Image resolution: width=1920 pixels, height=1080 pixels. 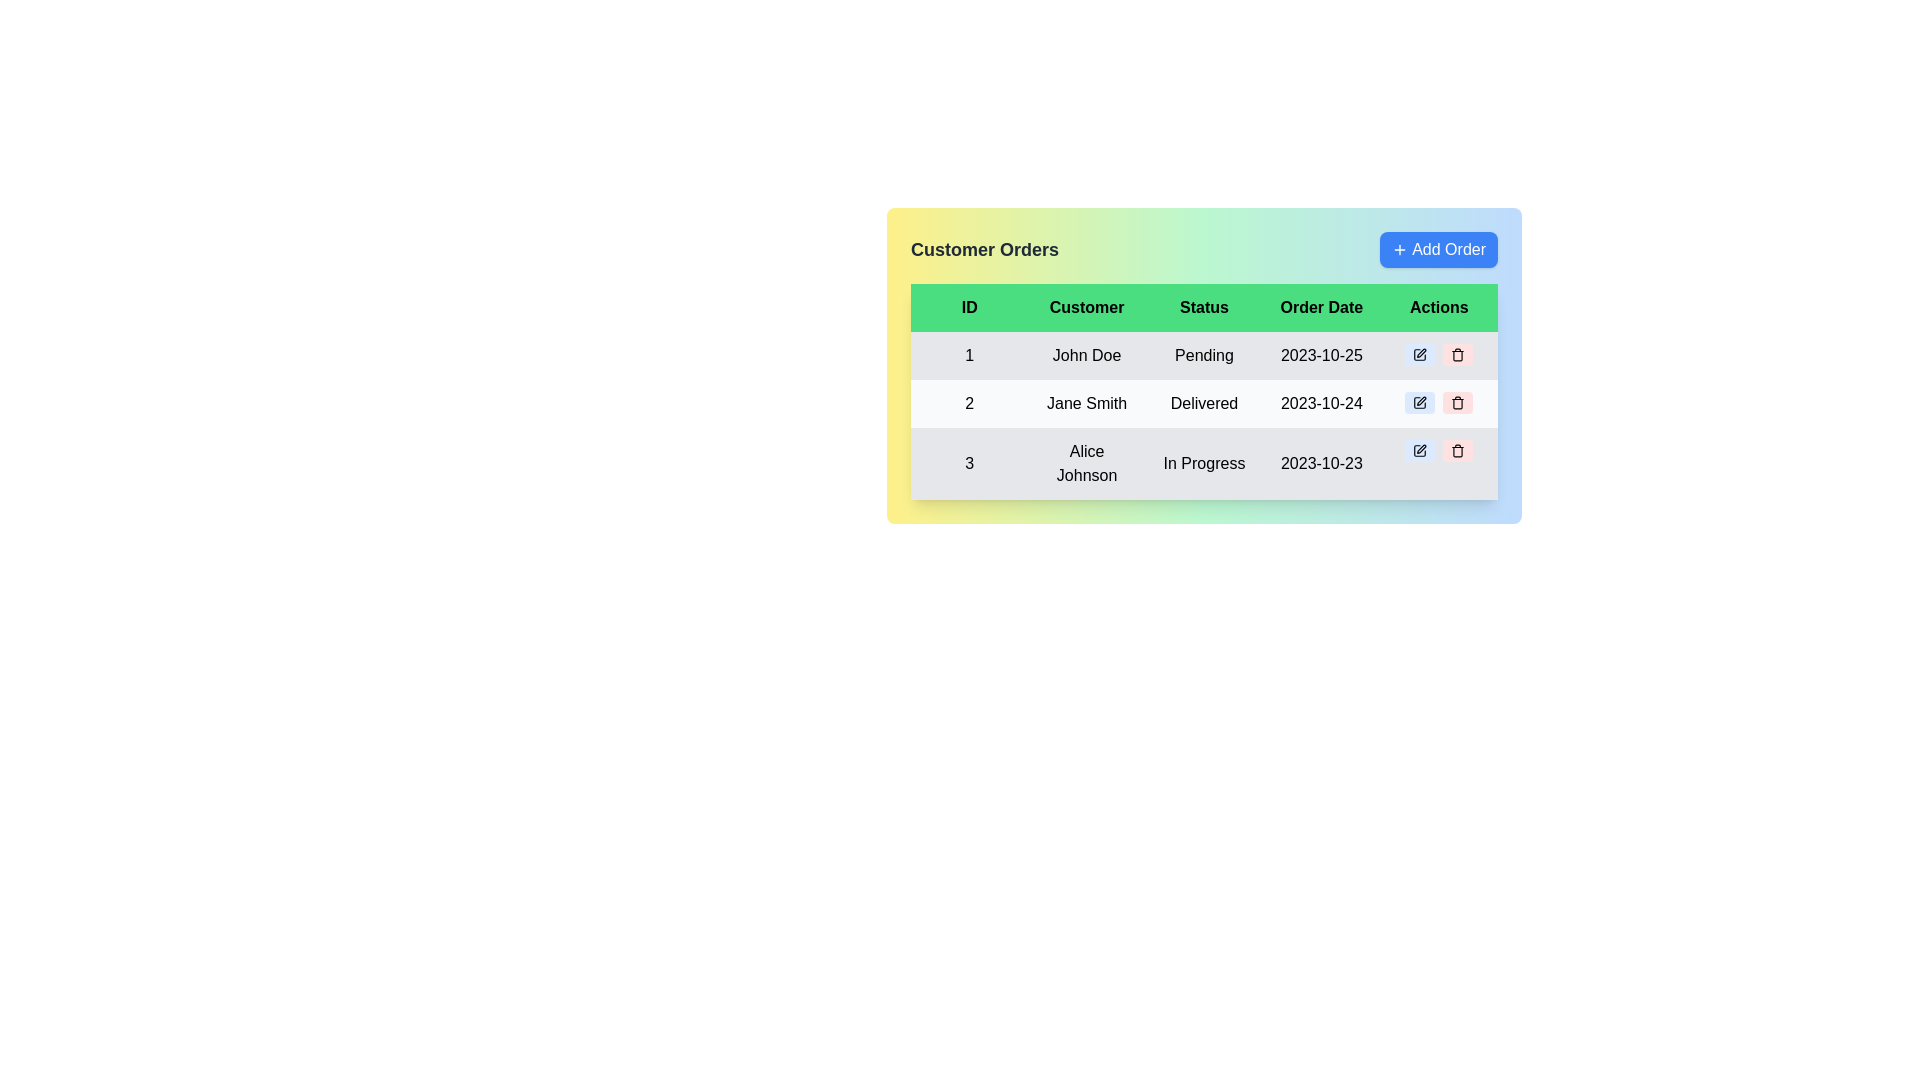 What do you see at coordinates (1203, 415) in the screenshot?
I see `the second row in the order summary table for customer 'Jane Smith'` at bounding box center [1203, 415].